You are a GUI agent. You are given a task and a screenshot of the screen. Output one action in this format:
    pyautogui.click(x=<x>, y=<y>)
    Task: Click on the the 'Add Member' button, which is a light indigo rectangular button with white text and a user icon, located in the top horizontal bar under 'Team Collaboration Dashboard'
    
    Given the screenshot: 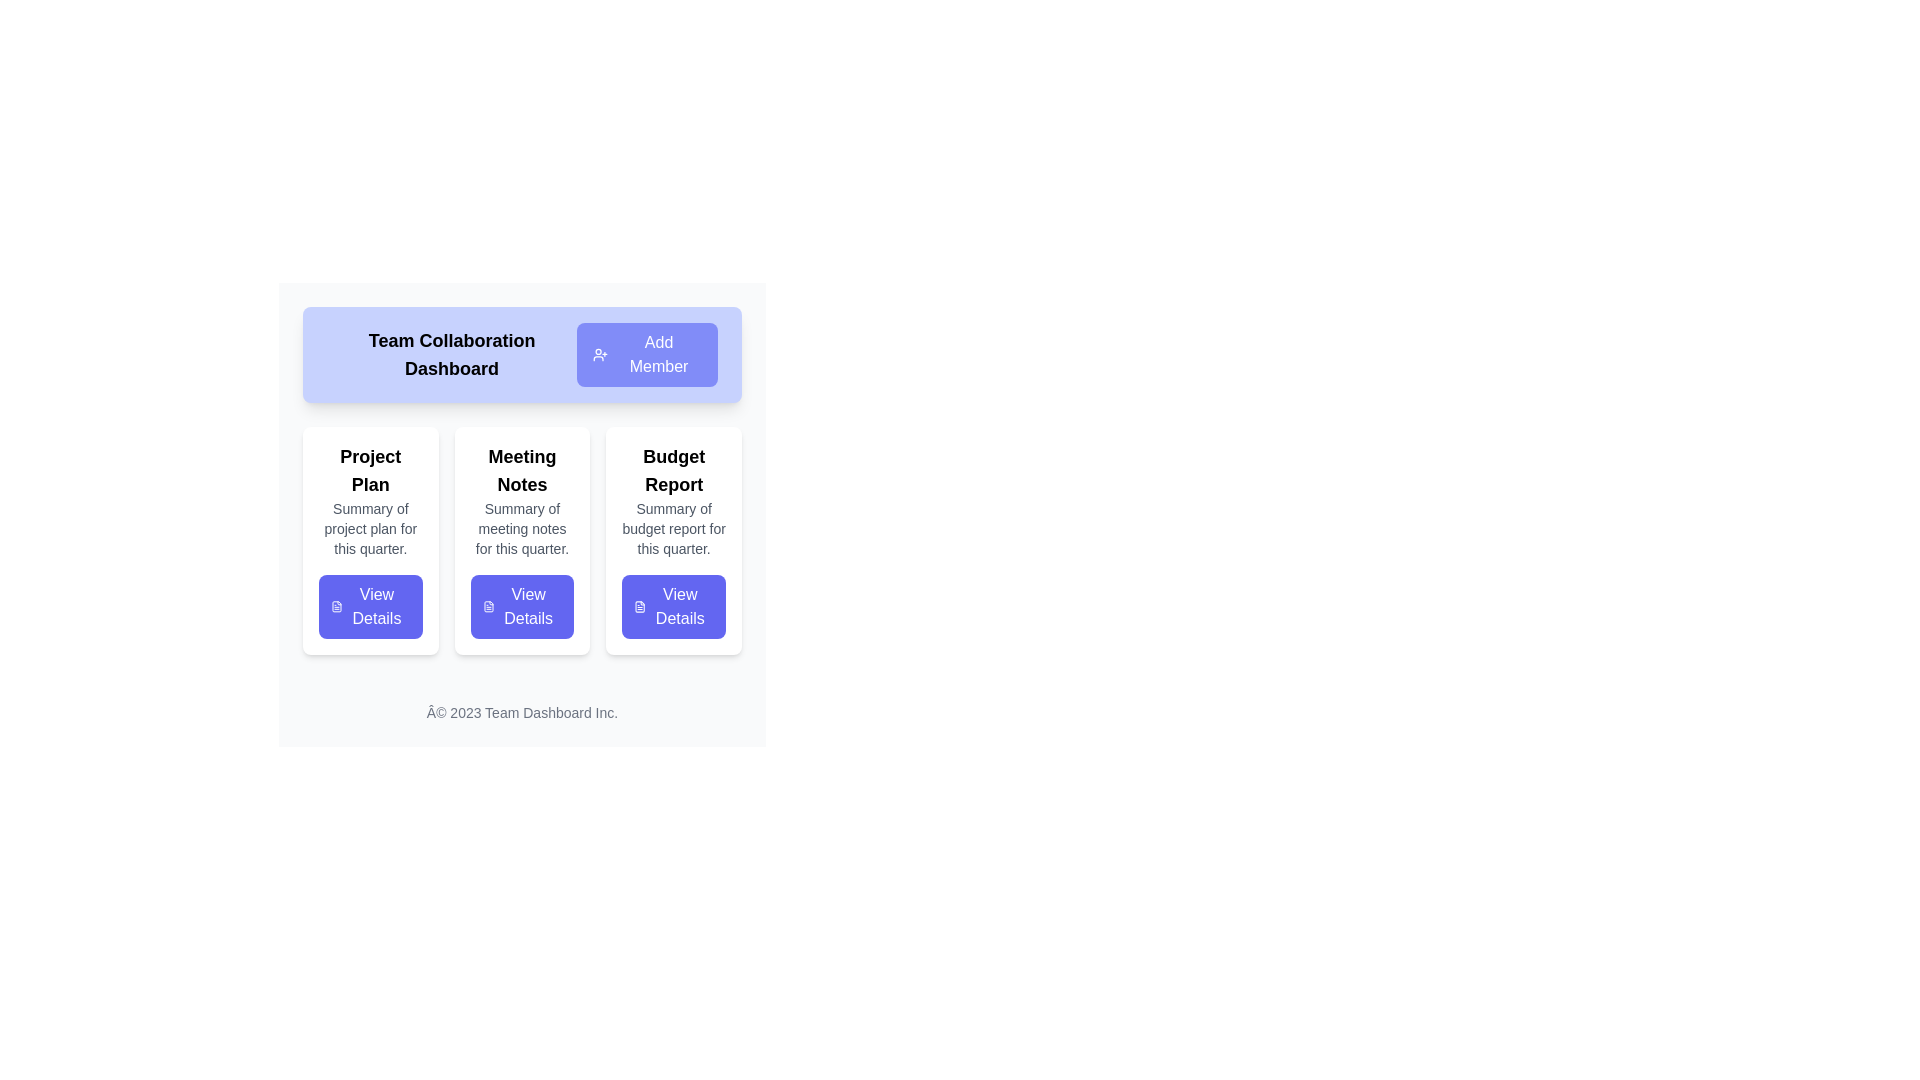 What is the action you would take?
    pyautogui.click(x=647, y=353)
    